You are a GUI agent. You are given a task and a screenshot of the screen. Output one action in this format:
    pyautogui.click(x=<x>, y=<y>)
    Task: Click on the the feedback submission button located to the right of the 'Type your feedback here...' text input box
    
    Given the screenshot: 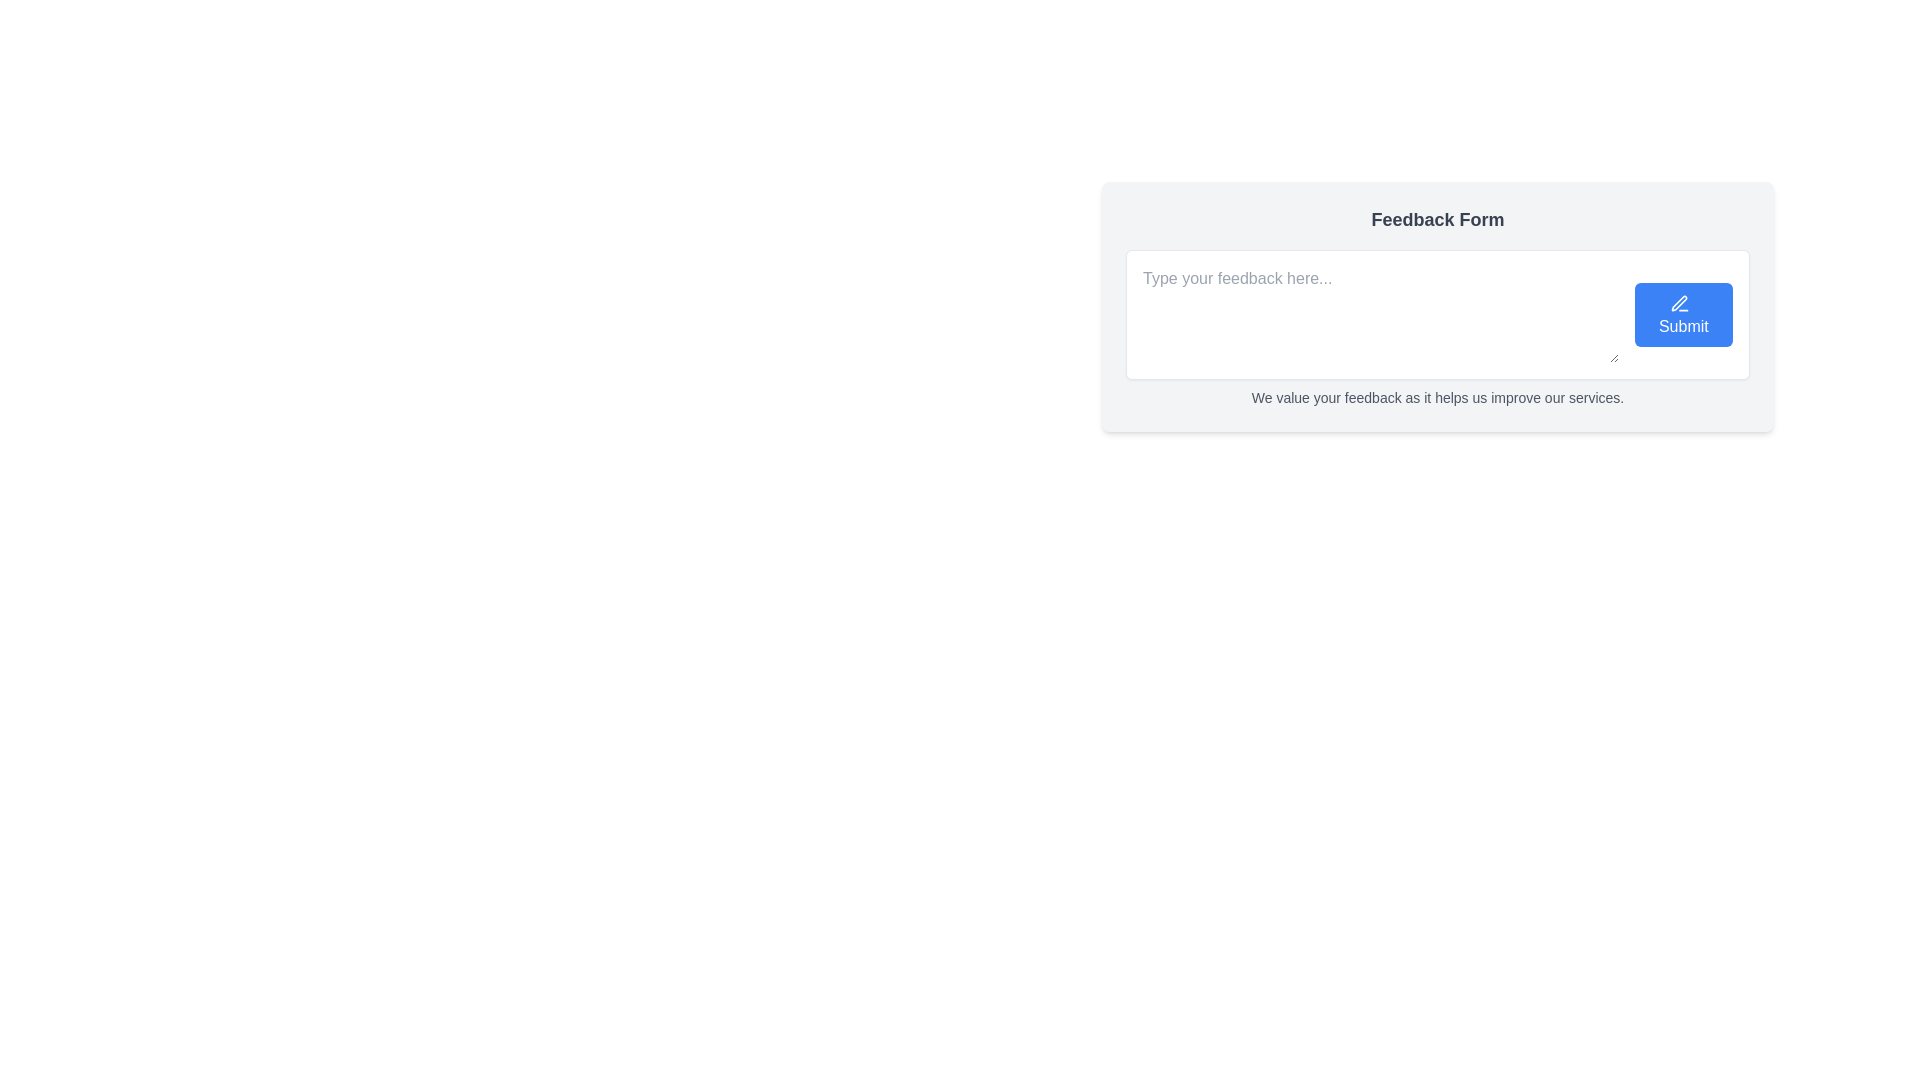 What is the action you would take?
    pyautogui.click(x=1682, y=315)
    